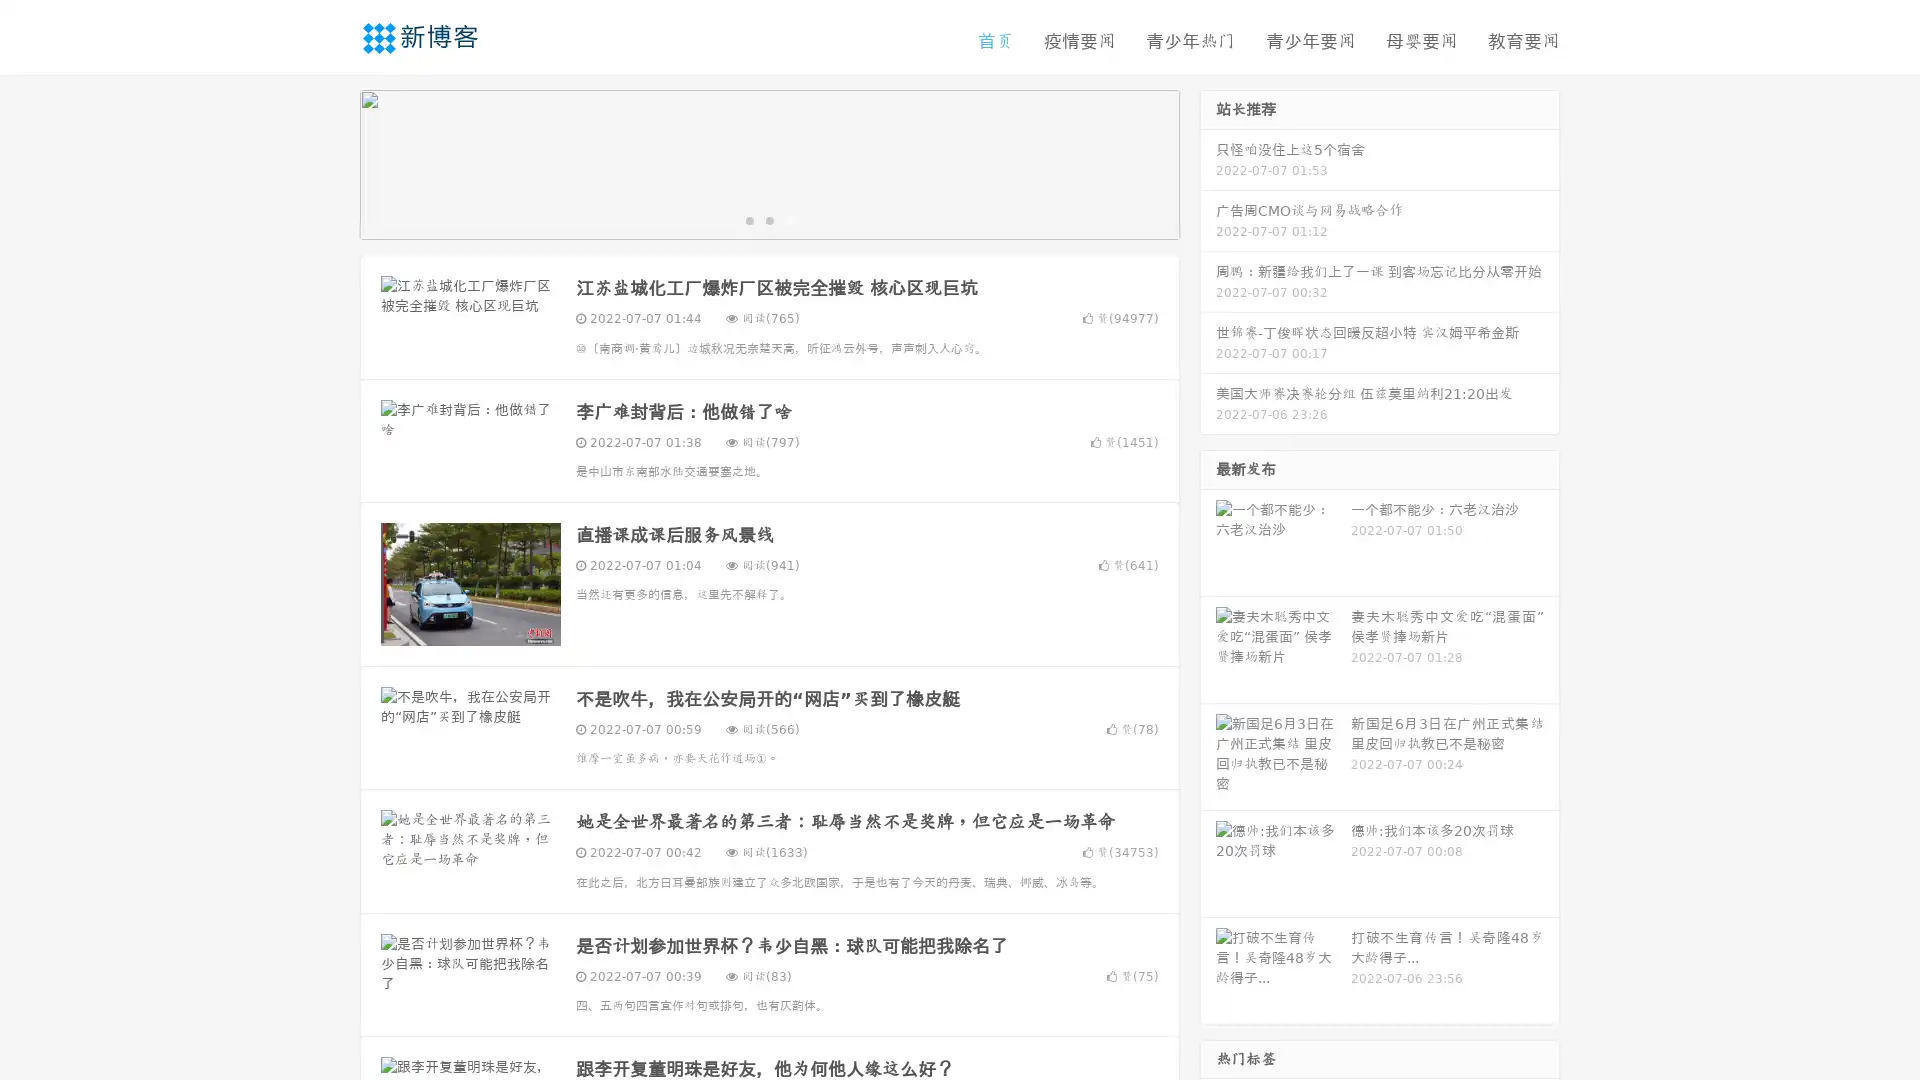 The height and width of the screenshot is (1080, 1920). What do you see at coordinates (330, 168) in the screenshot?
I see `Previous slide` at bounding box center [330, 168].